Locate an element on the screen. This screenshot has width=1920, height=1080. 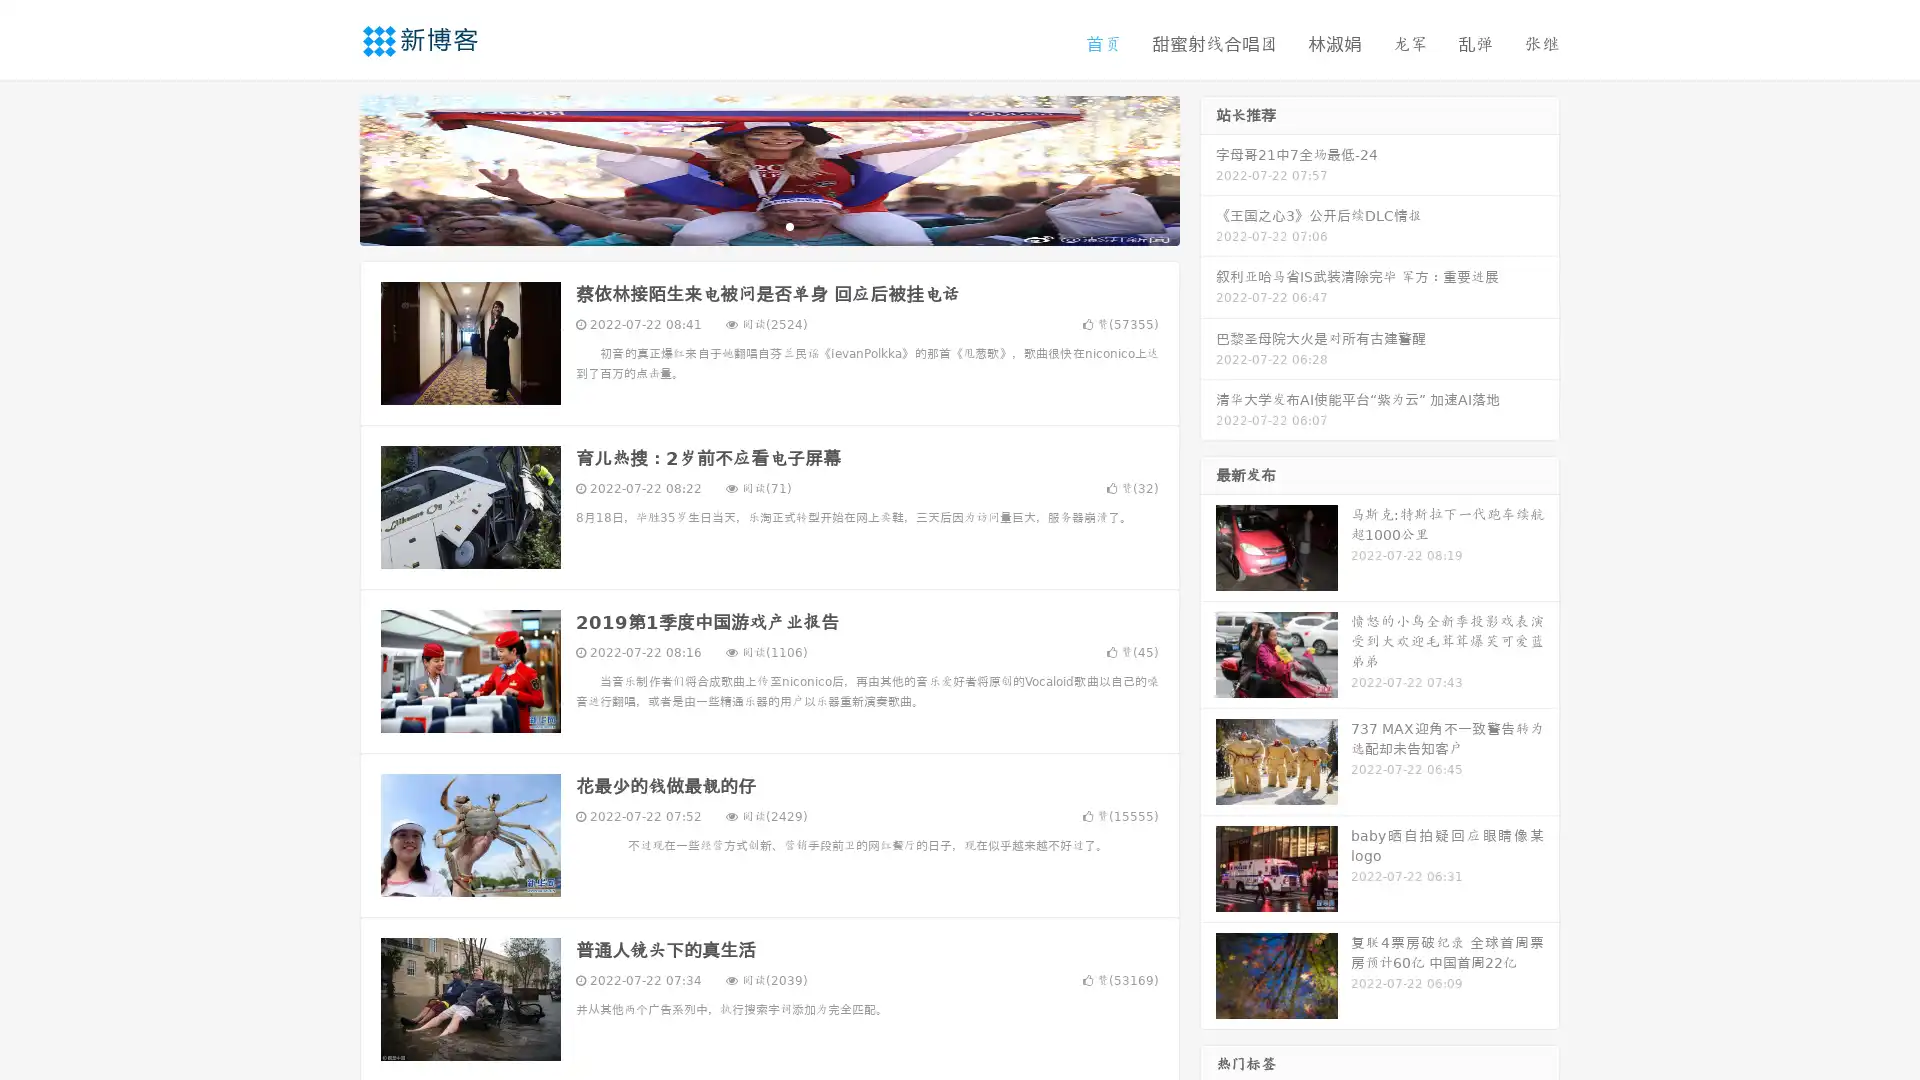
Go to slide 3 is located at coordinates (789, 225).